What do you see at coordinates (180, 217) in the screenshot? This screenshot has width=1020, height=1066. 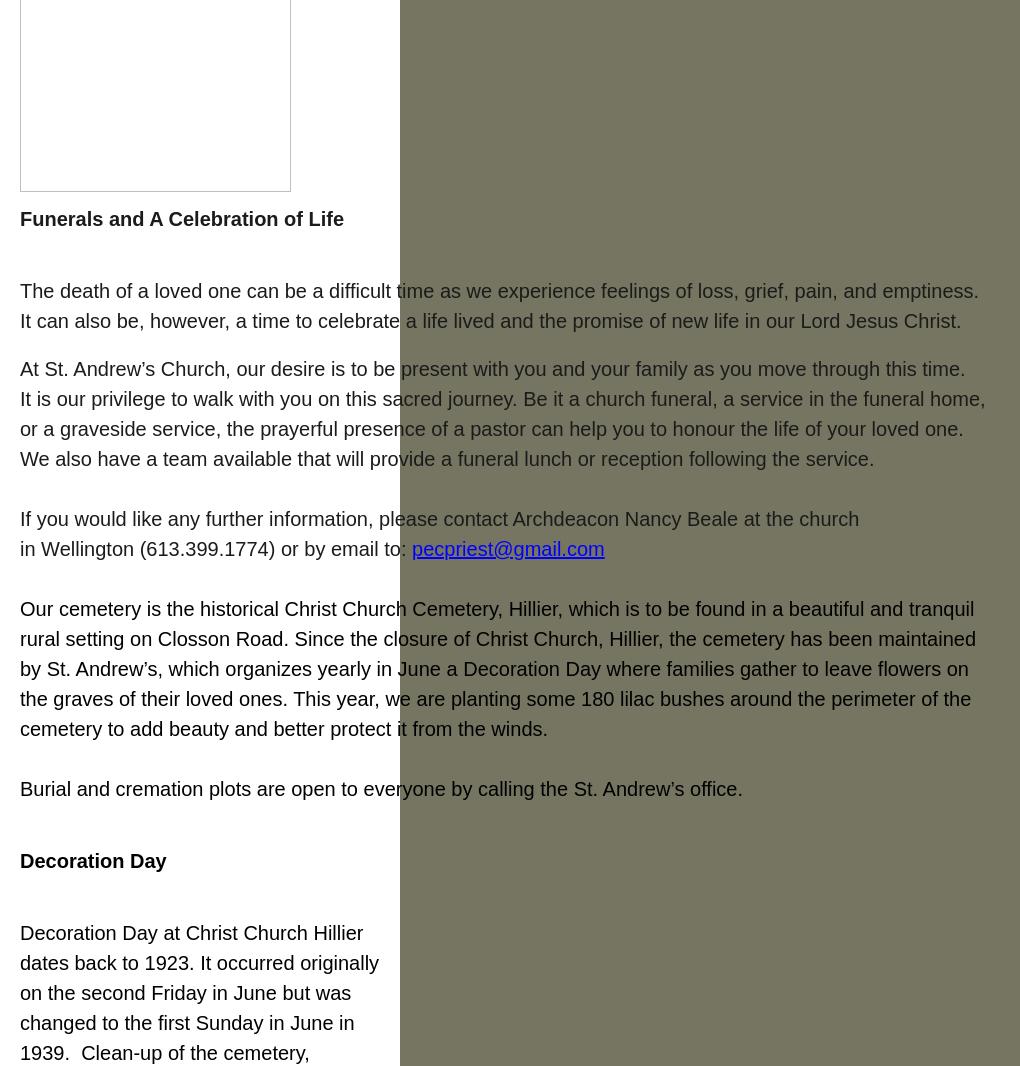 I see `'Funerals and A Celebration of Life'` at bounding box center [180, 217].